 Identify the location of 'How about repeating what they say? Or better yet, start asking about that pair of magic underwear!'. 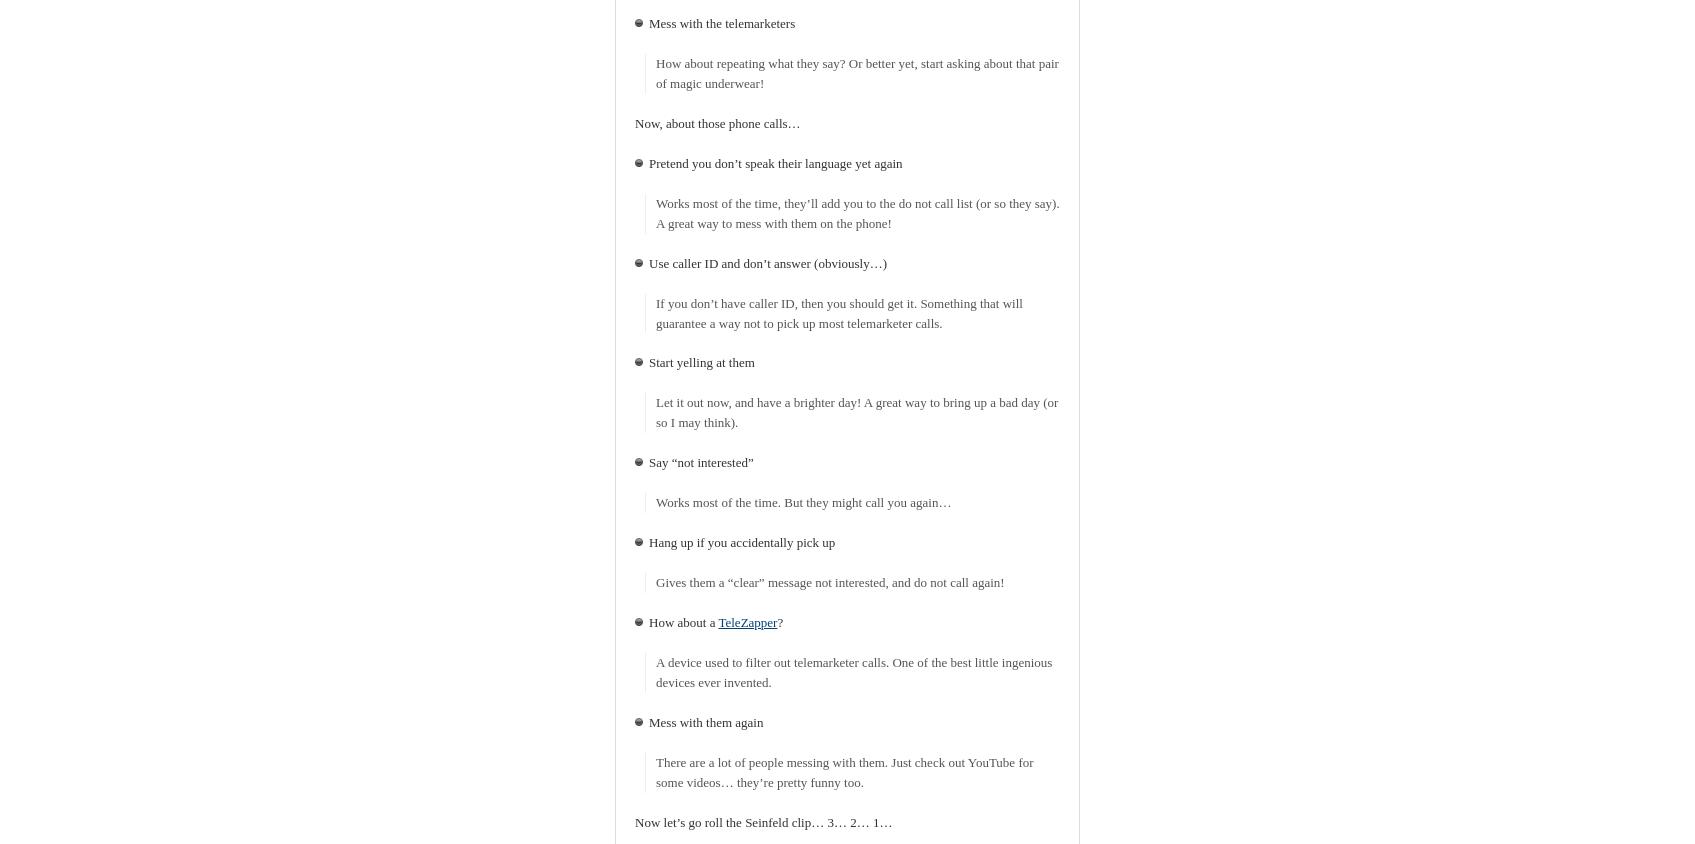
(855, 71).